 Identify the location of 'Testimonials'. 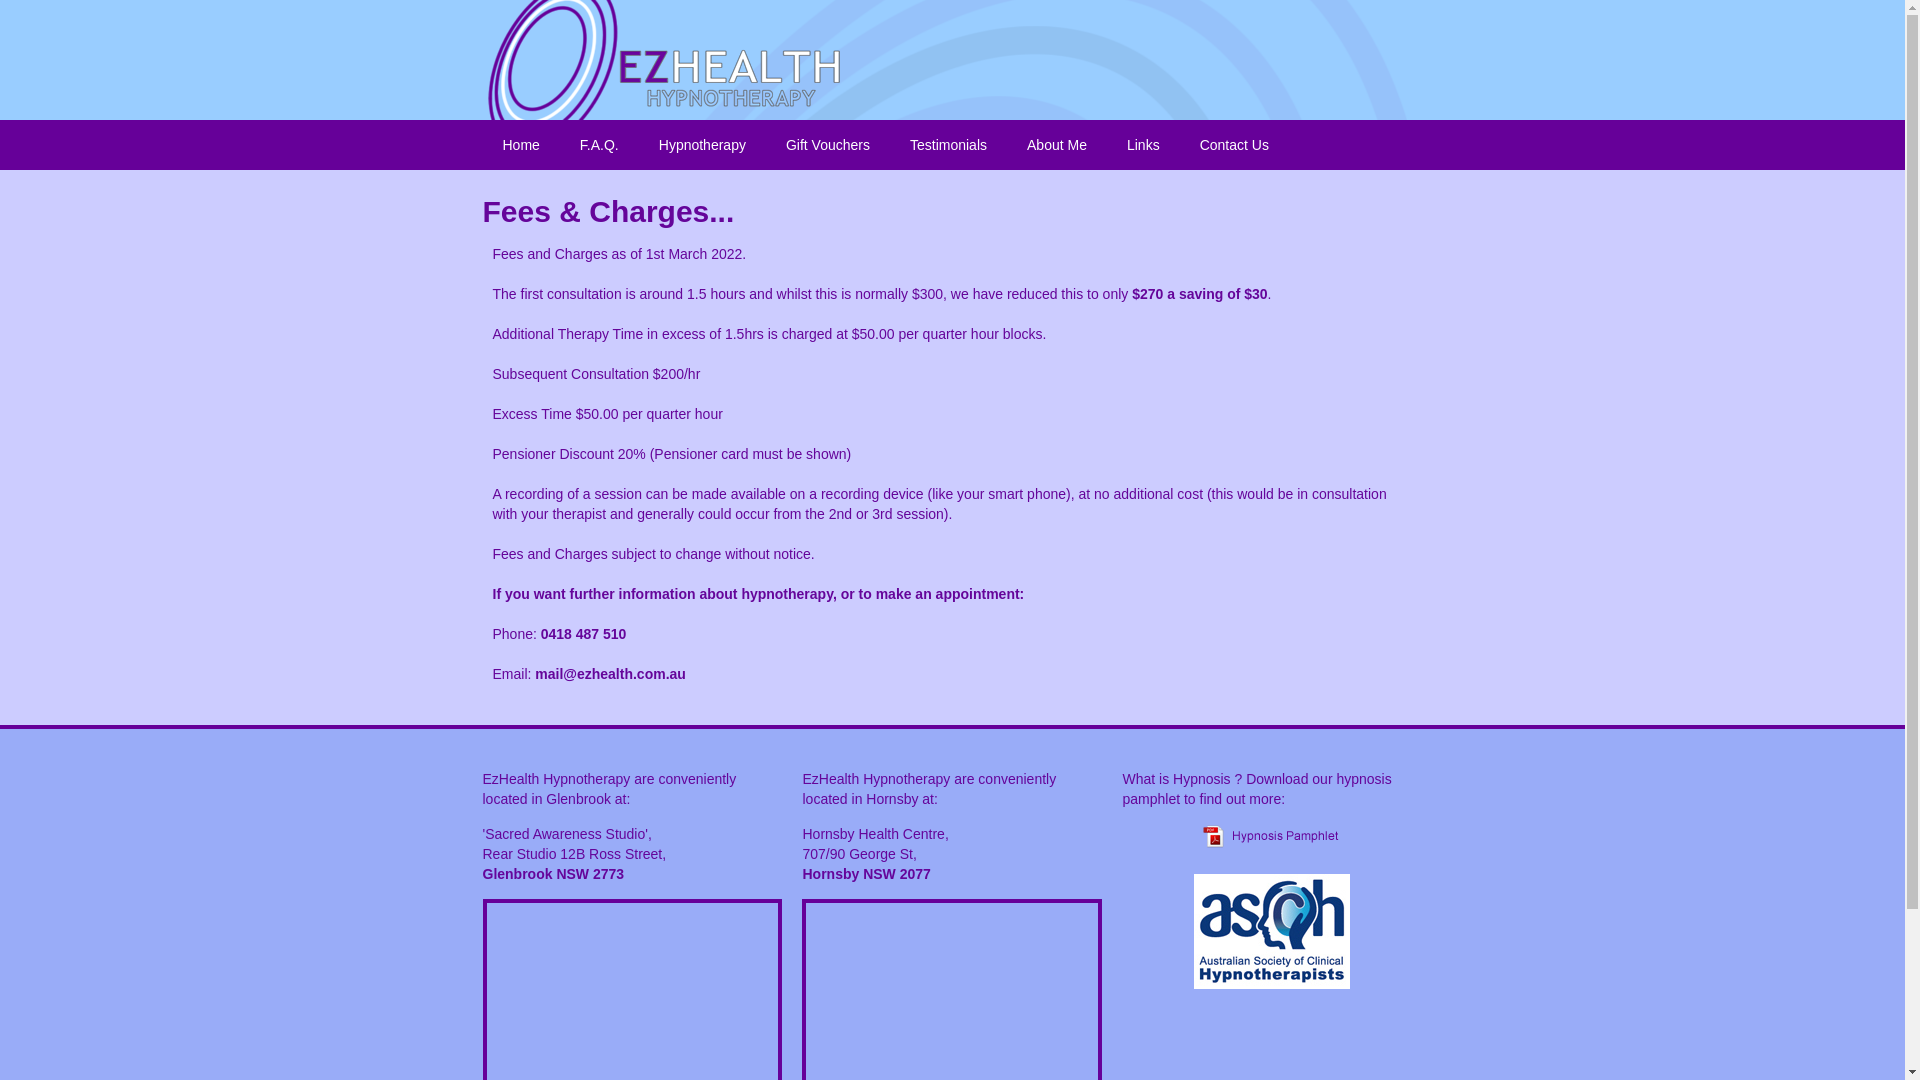
(947, 144).